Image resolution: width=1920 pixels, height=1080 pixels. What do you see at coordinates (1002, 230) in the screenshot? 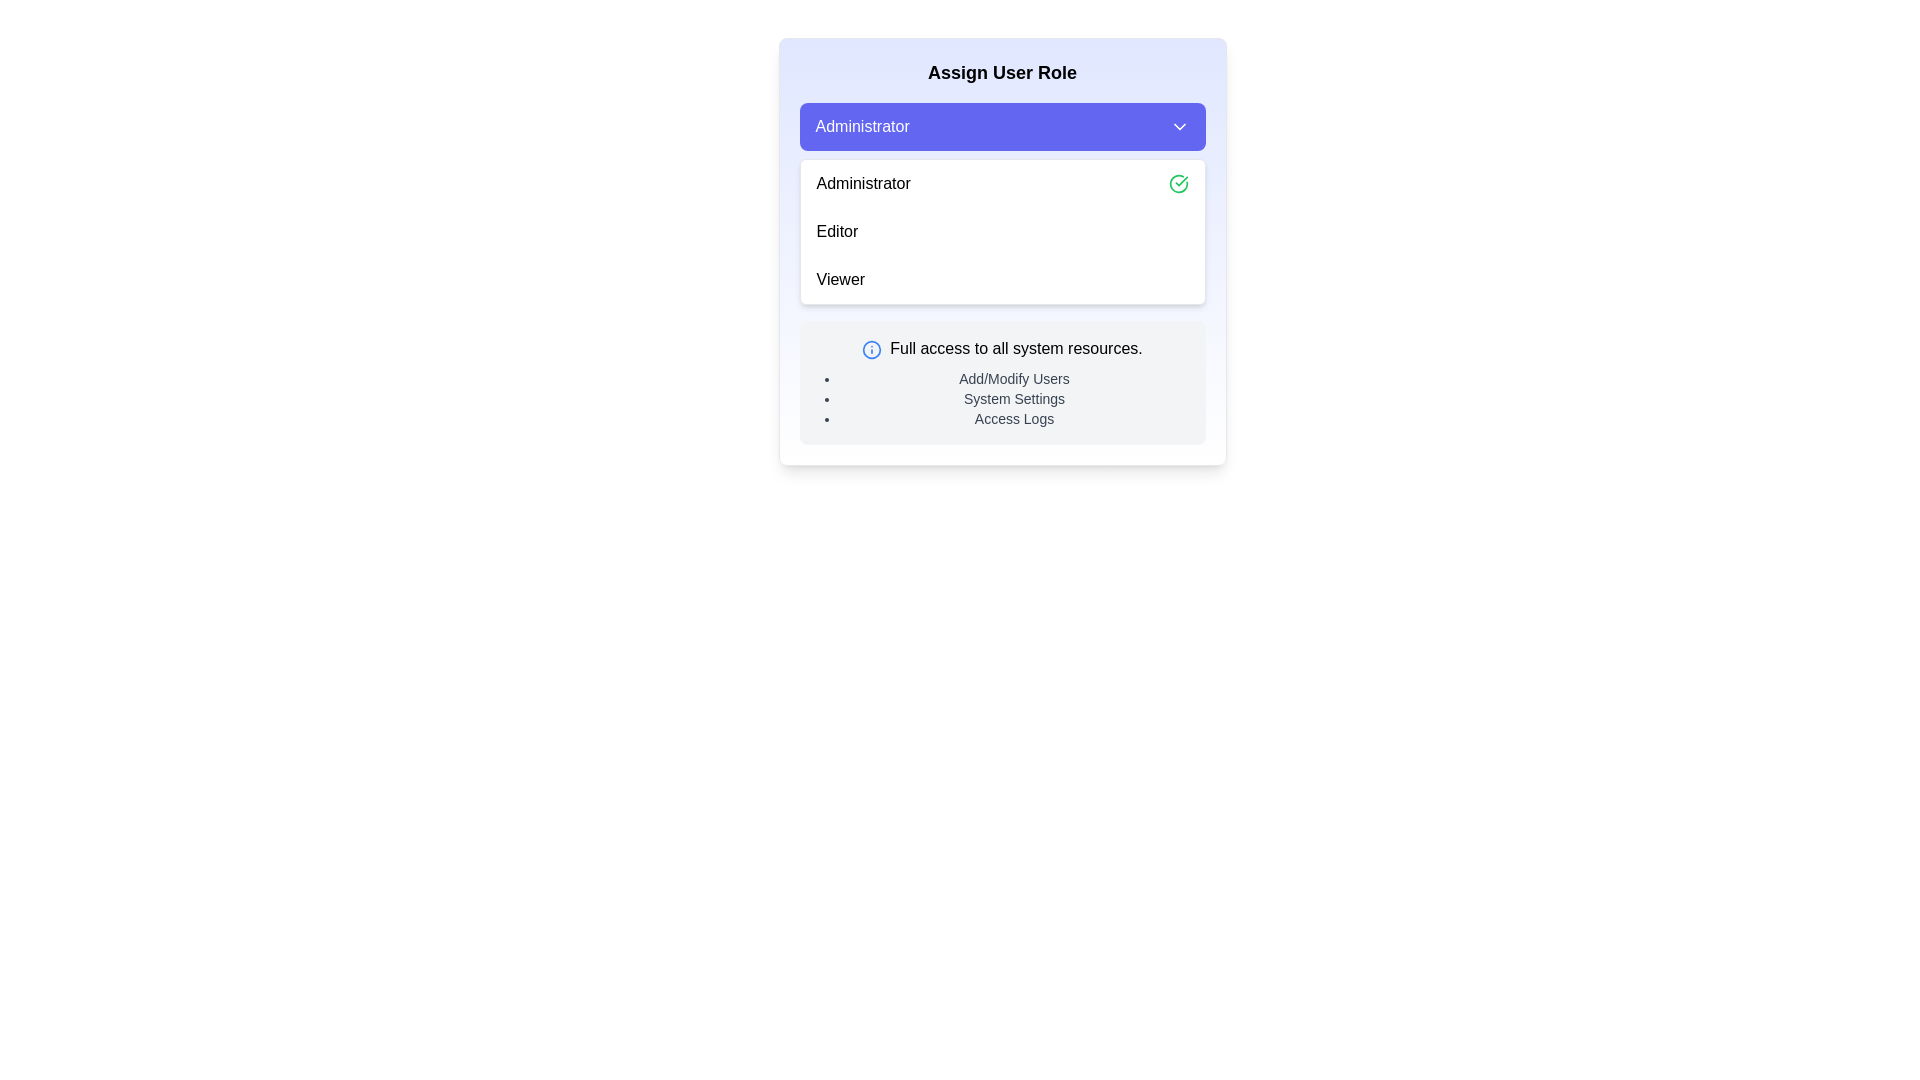
I see `the selectable list item labeled 'Editor'` at bounding box center [1002, 230].